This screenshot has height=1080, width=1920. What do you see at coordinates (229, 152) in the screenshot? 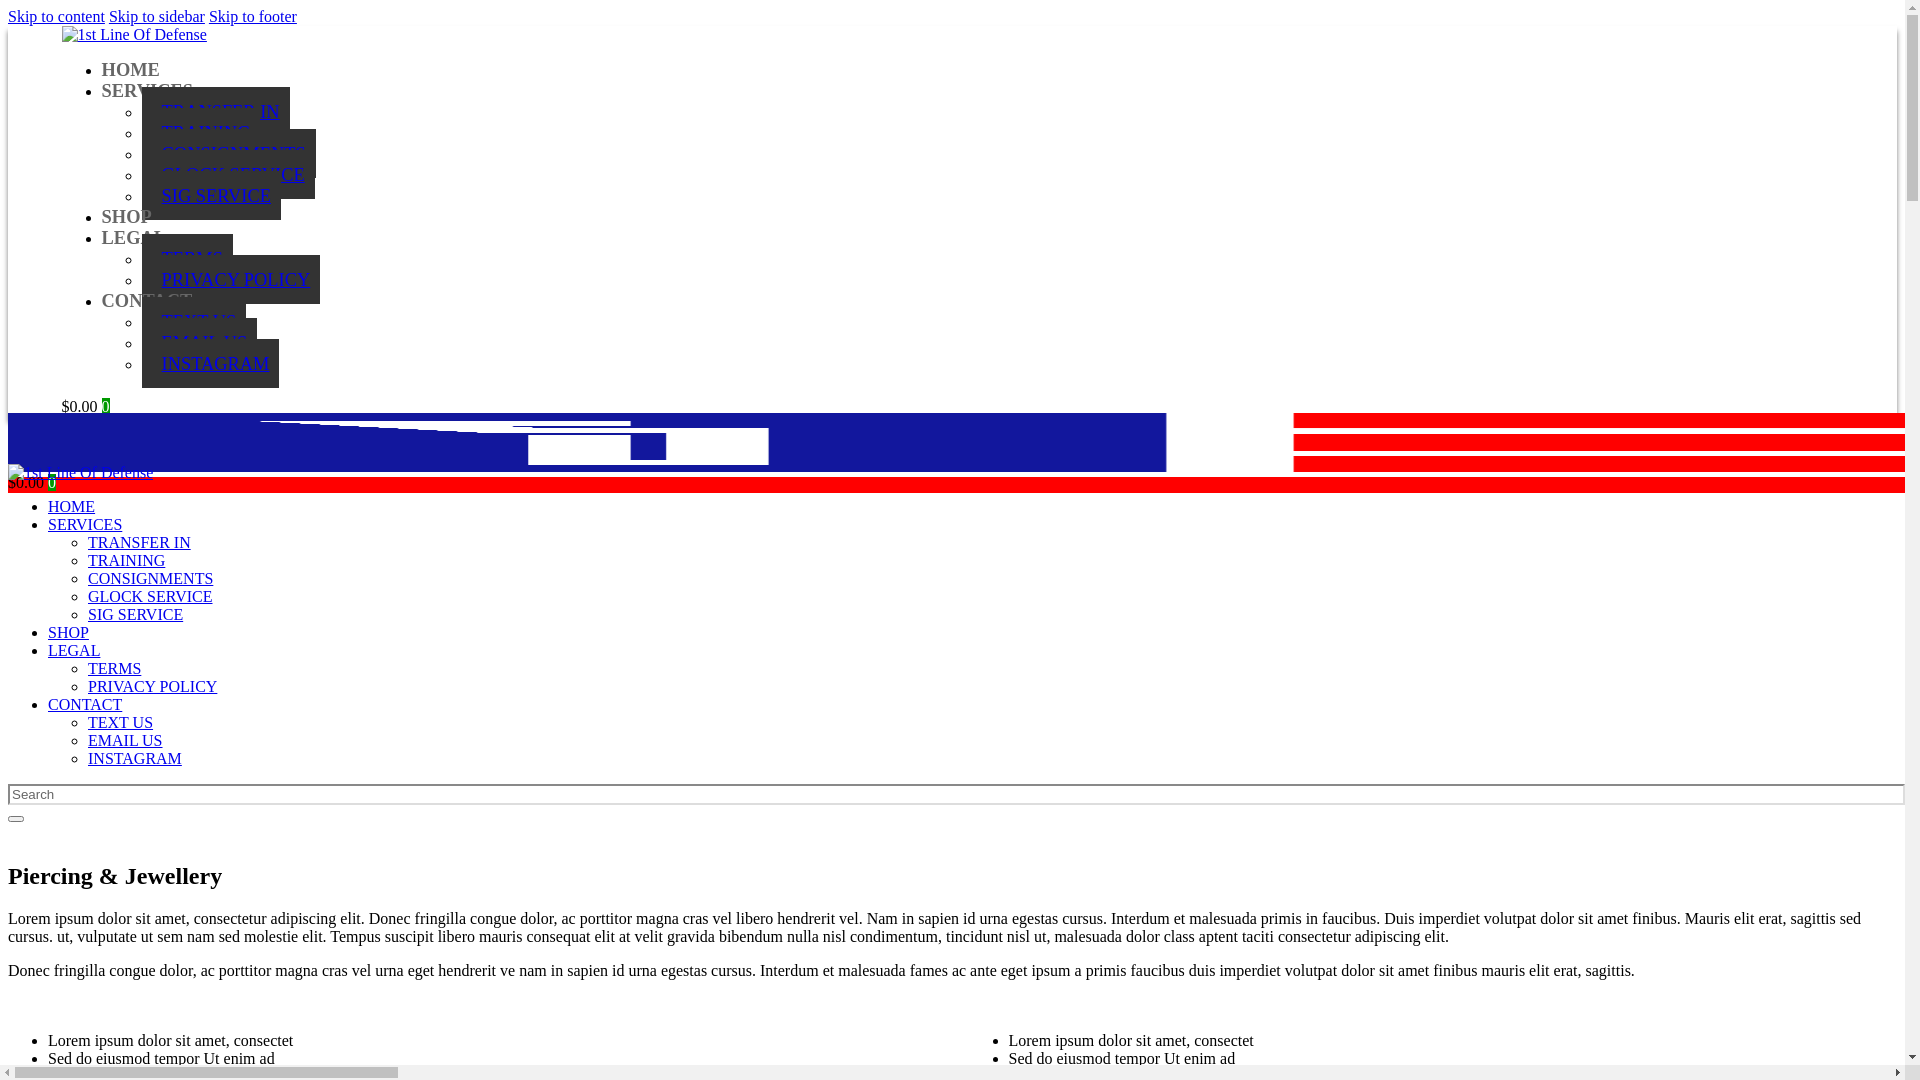
I see `'CONSIGNMENTS'` at bounding box center [229, 152].